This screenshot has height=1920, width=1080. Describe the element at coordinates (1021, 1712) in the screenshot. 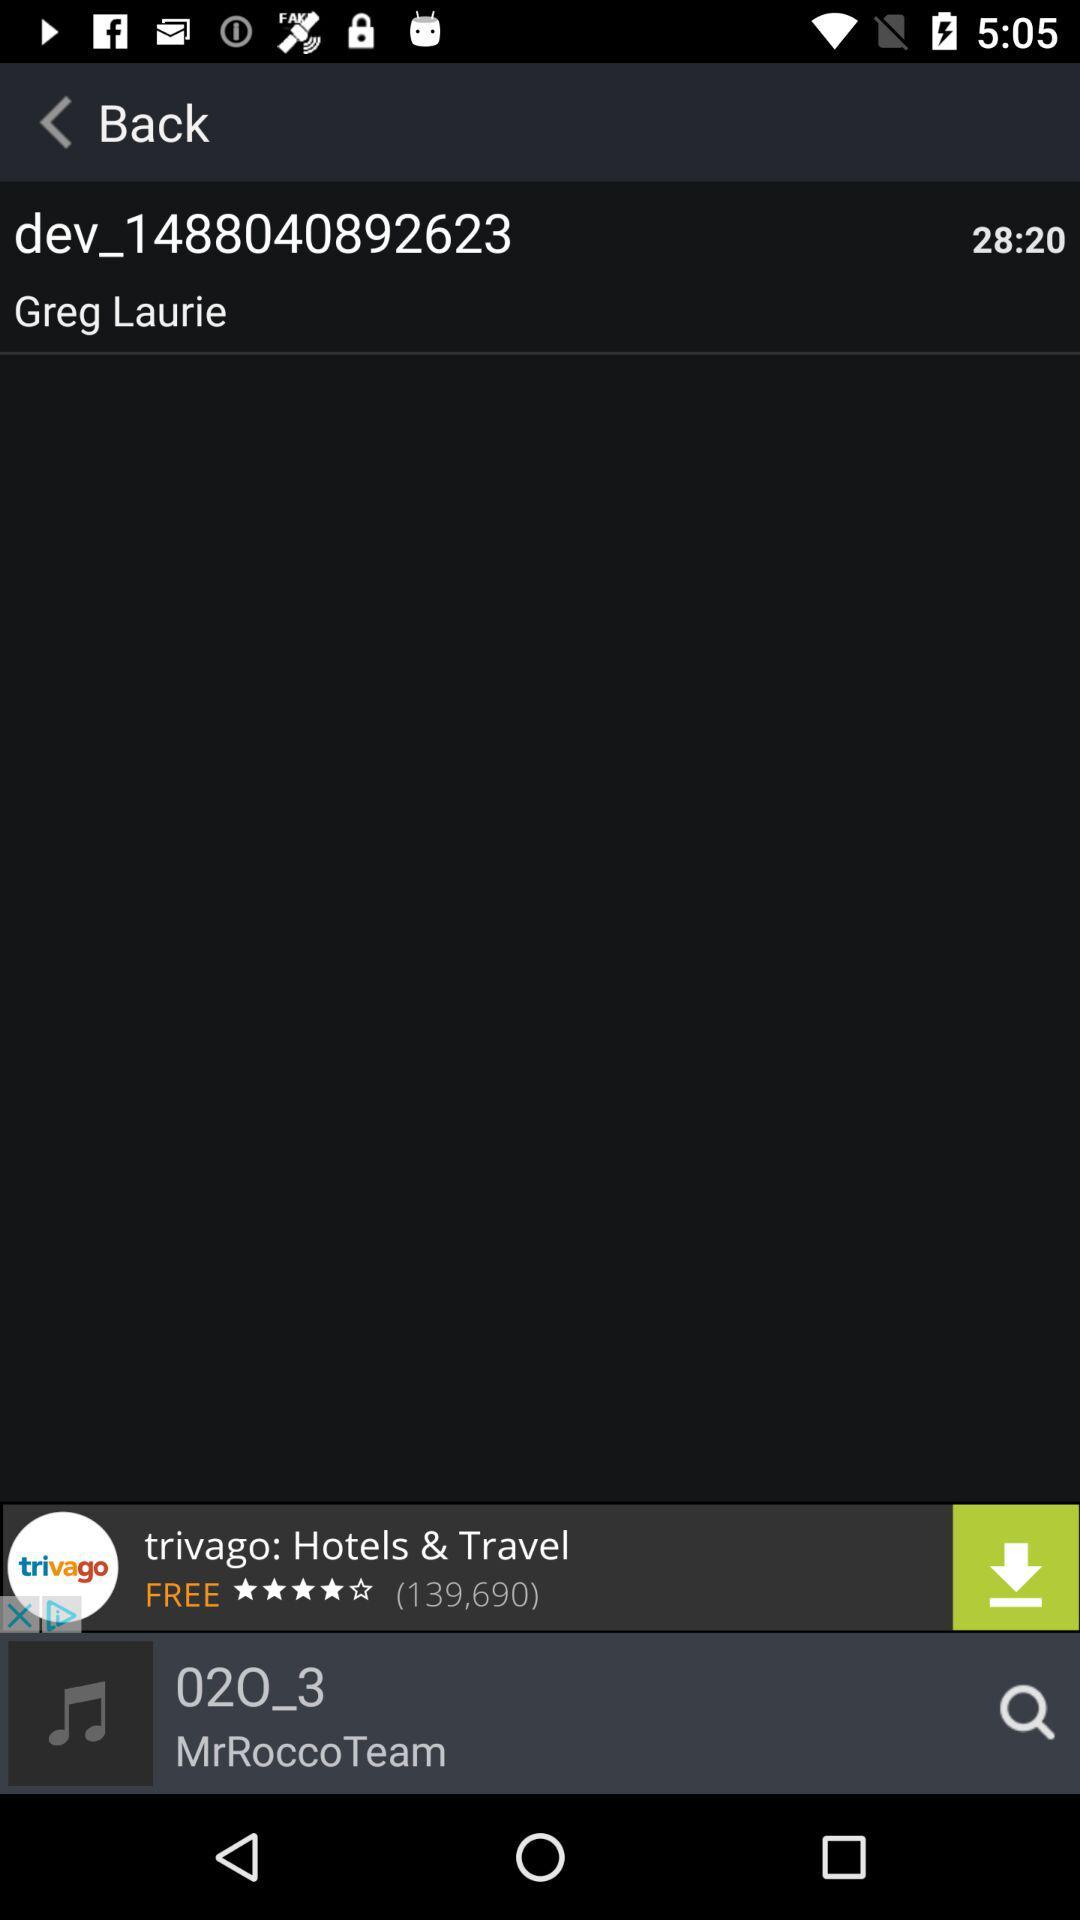

I see `the search icon` at that location.